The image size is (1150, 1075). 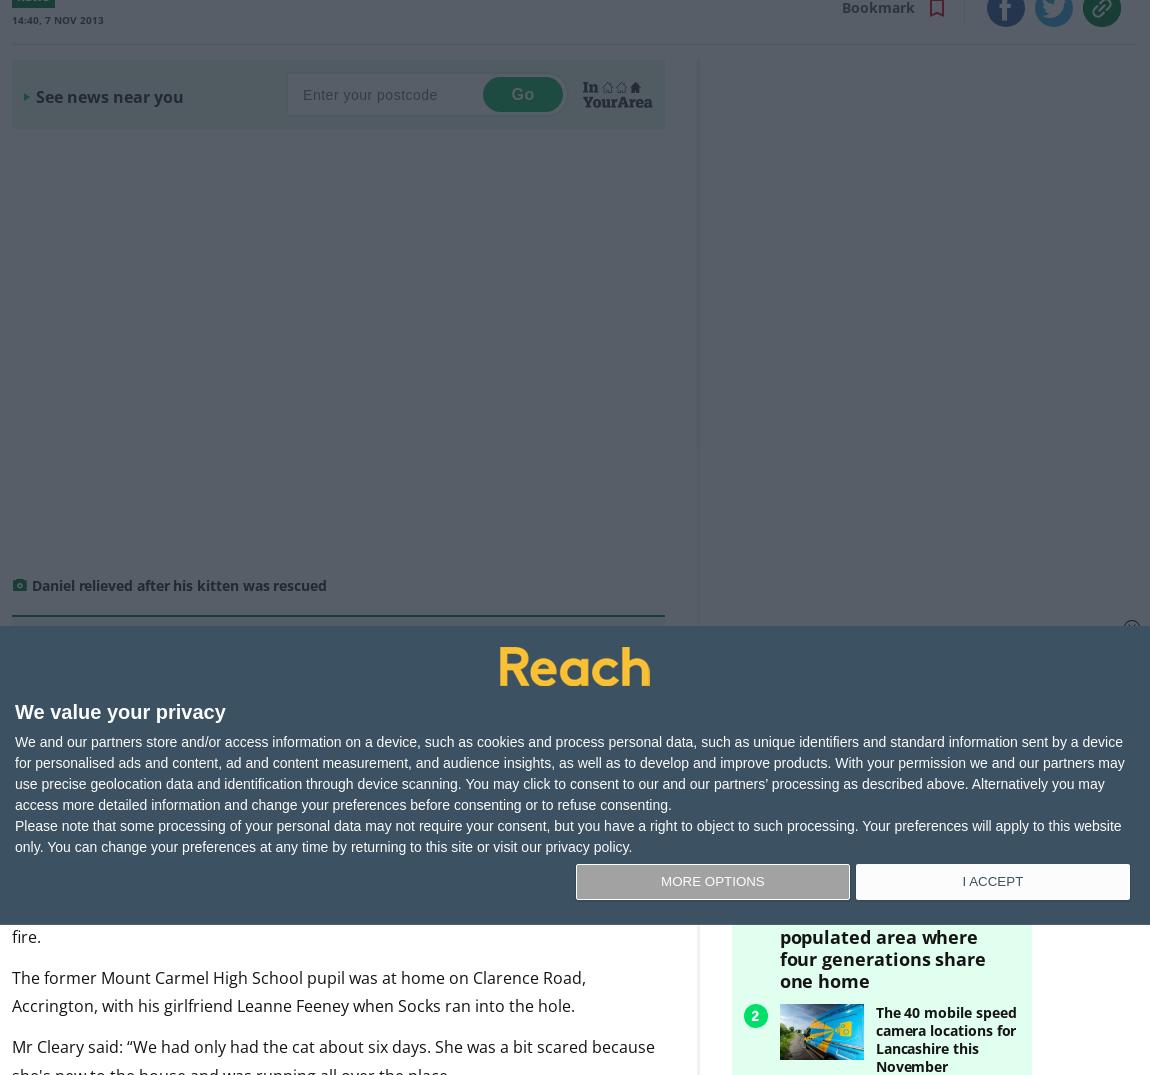 What do you see at coordinates (333, 1028) in the screenshot?
I see `'Mr Cleary said: “We had only had the cat about six days. She was a bit scared because she's new to the house and was running all over the place.'` at bounding box center [333, 1028].